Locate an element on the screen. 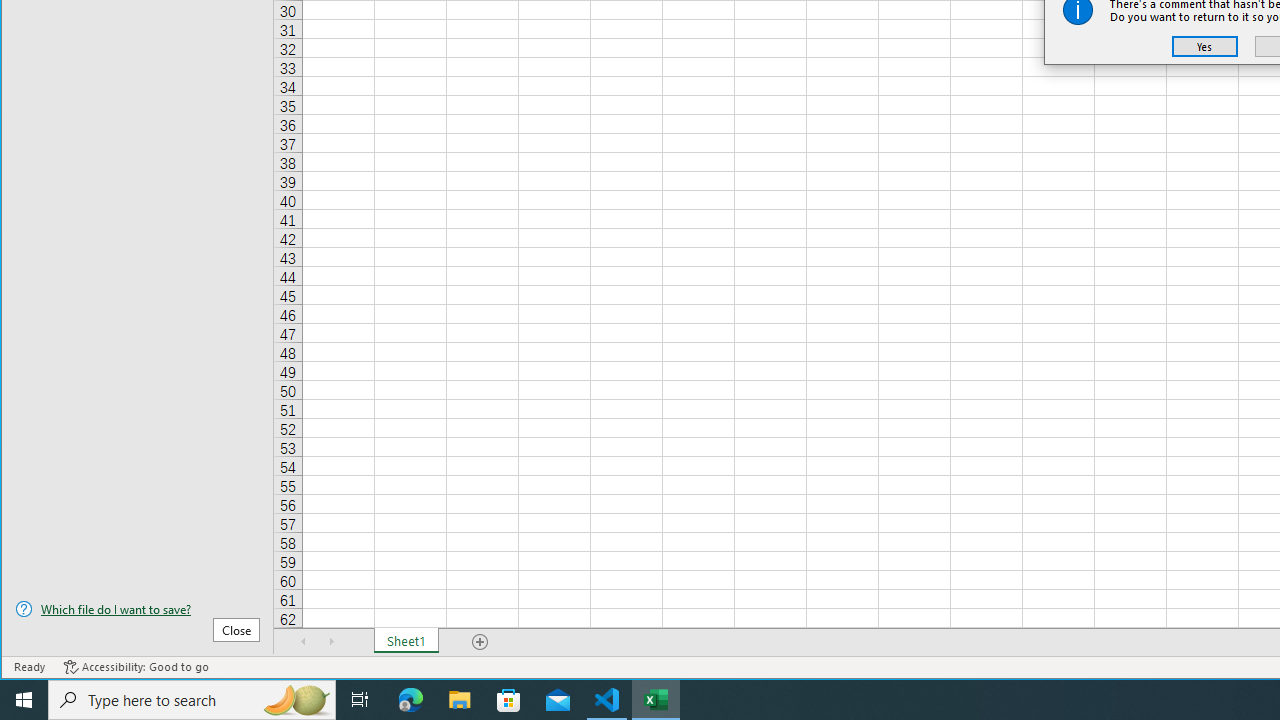 Image resolution: width=1280 pixels, height=720 pixels. 'Yes' is located at coordinates (1204, 45).